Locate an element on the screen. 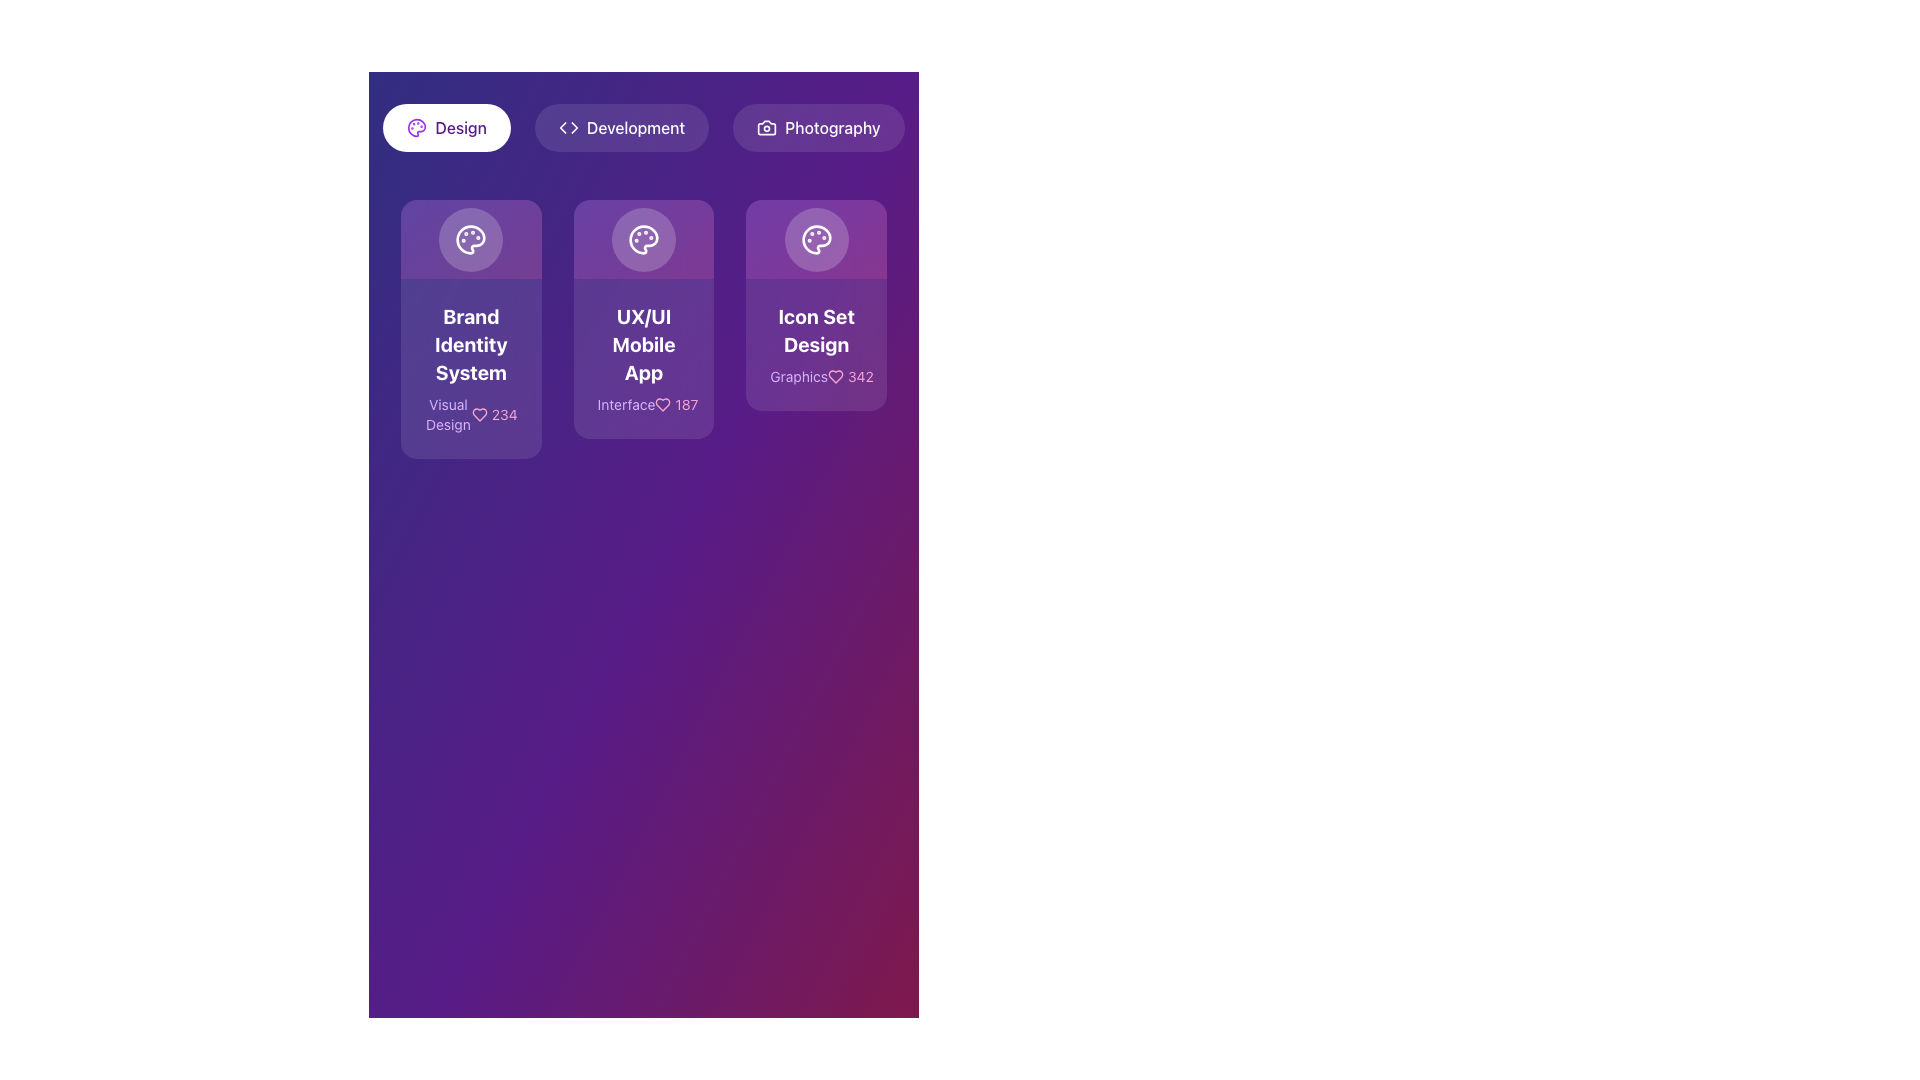 Image resolution: width=1920 pixels, height=1080 pixels. header text 'Brand Identity System' displayed in bold, large, white text within the purple rectangular card layout, located in the top-left area of the interface is located at coordinates (470, 344).